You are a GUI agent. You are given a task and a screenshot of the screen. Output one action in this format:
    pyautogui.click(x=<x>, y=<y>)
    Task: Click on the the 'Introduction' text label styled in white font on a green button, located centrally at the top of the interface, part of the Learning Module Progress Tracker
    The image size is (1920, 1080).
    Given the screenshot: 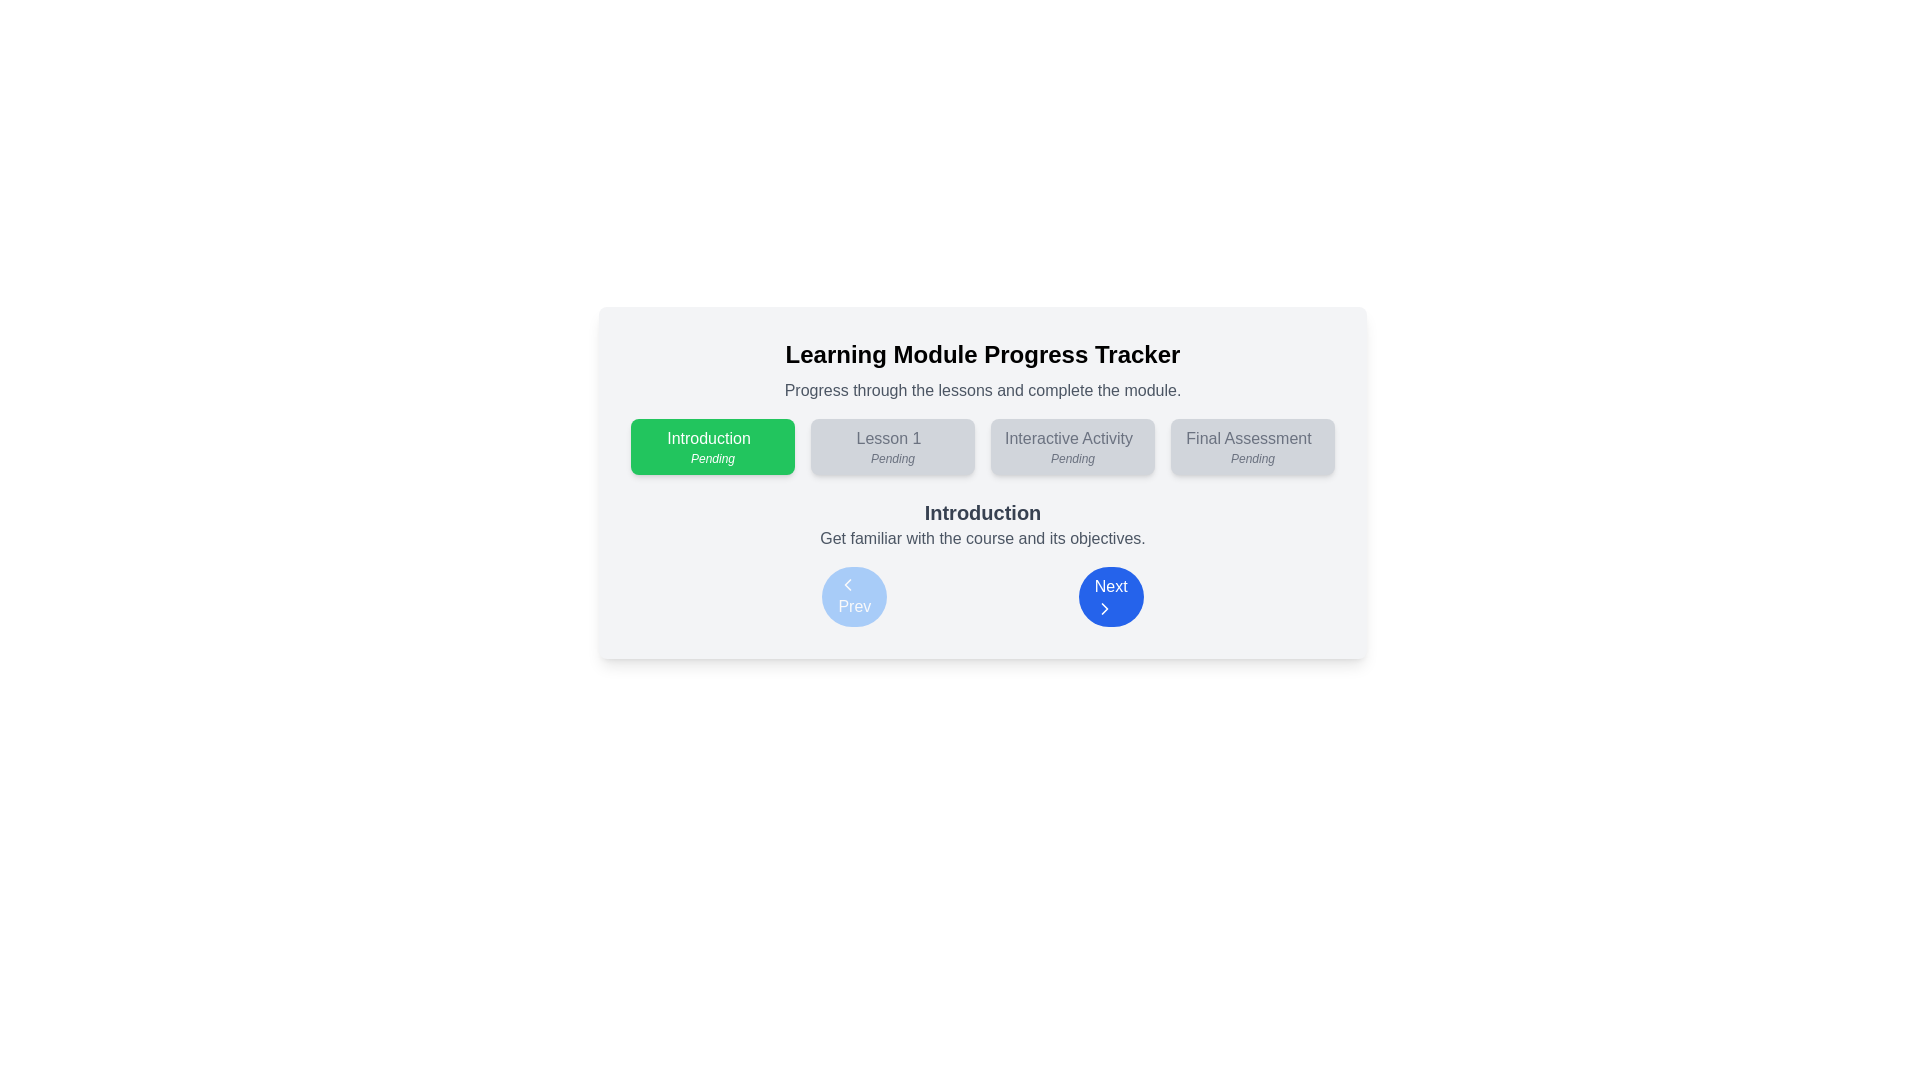 What is the action you would take?
    pyautogui.click(x=712, y=438)
    